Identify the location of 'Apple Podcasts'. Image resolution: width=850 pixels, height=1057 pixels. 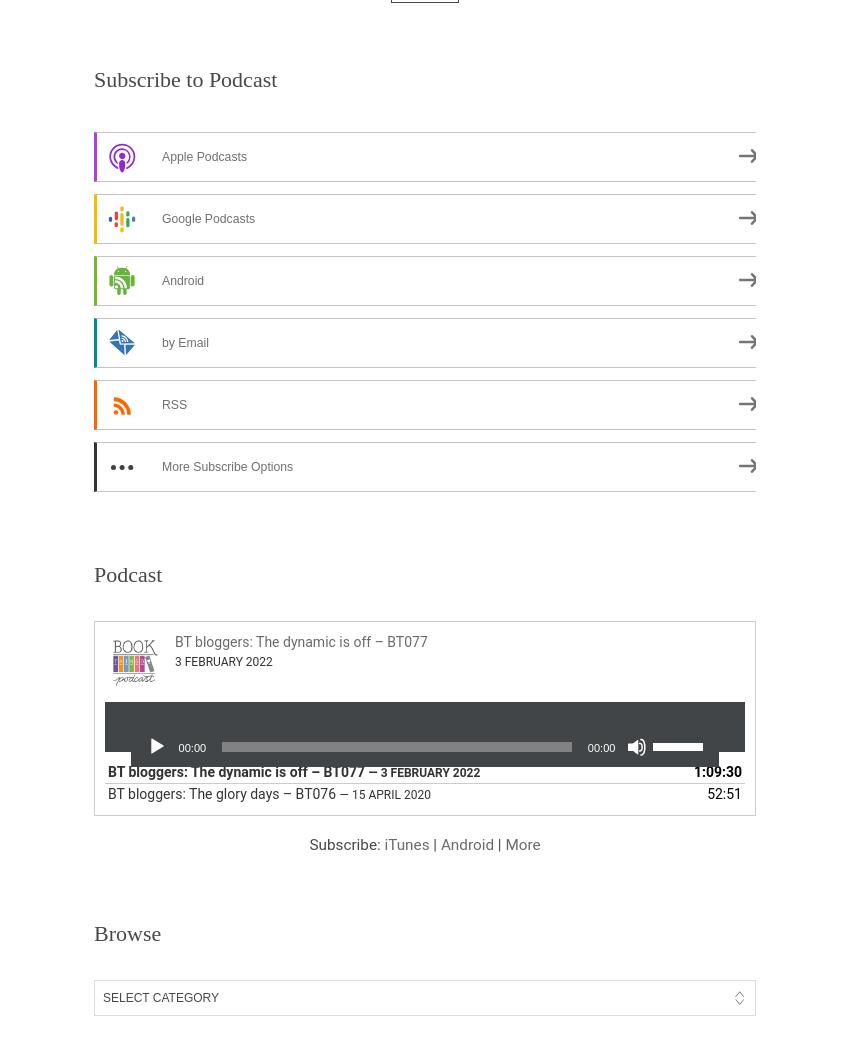
(203, 156).